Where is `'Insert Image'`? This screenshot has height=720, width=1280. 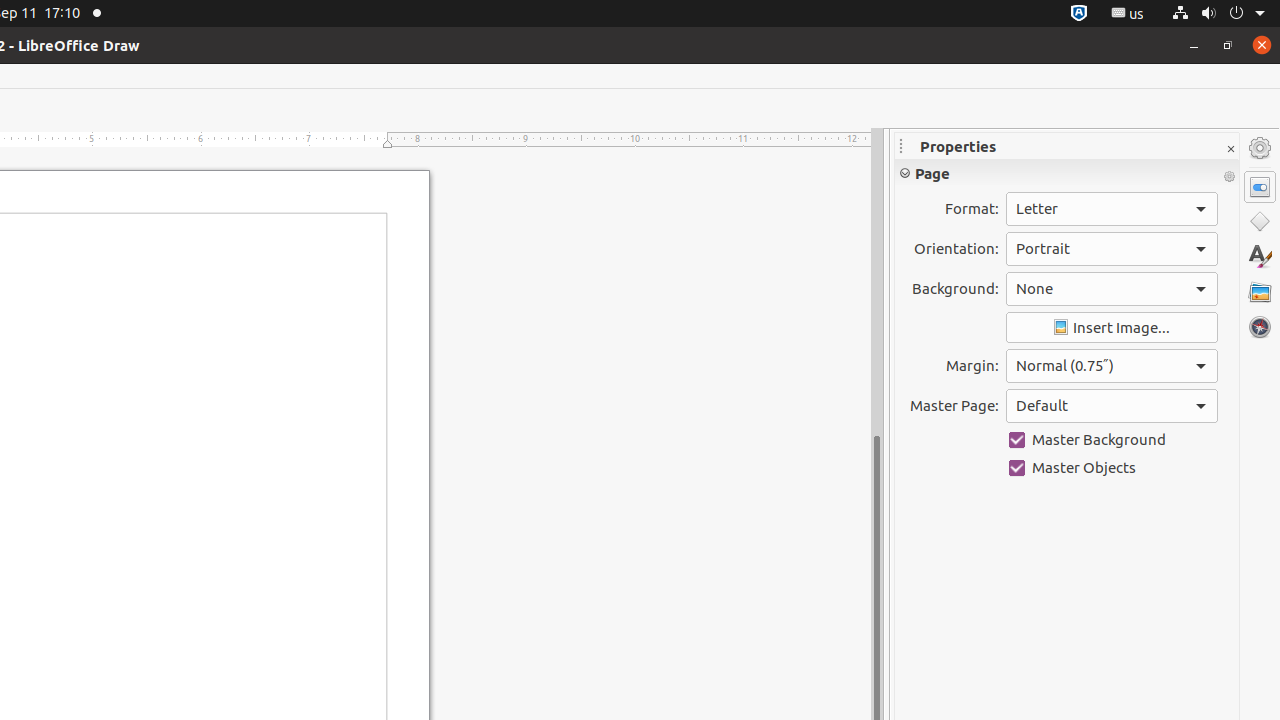
'Insert Image' is located at coordinates (1110, 326).